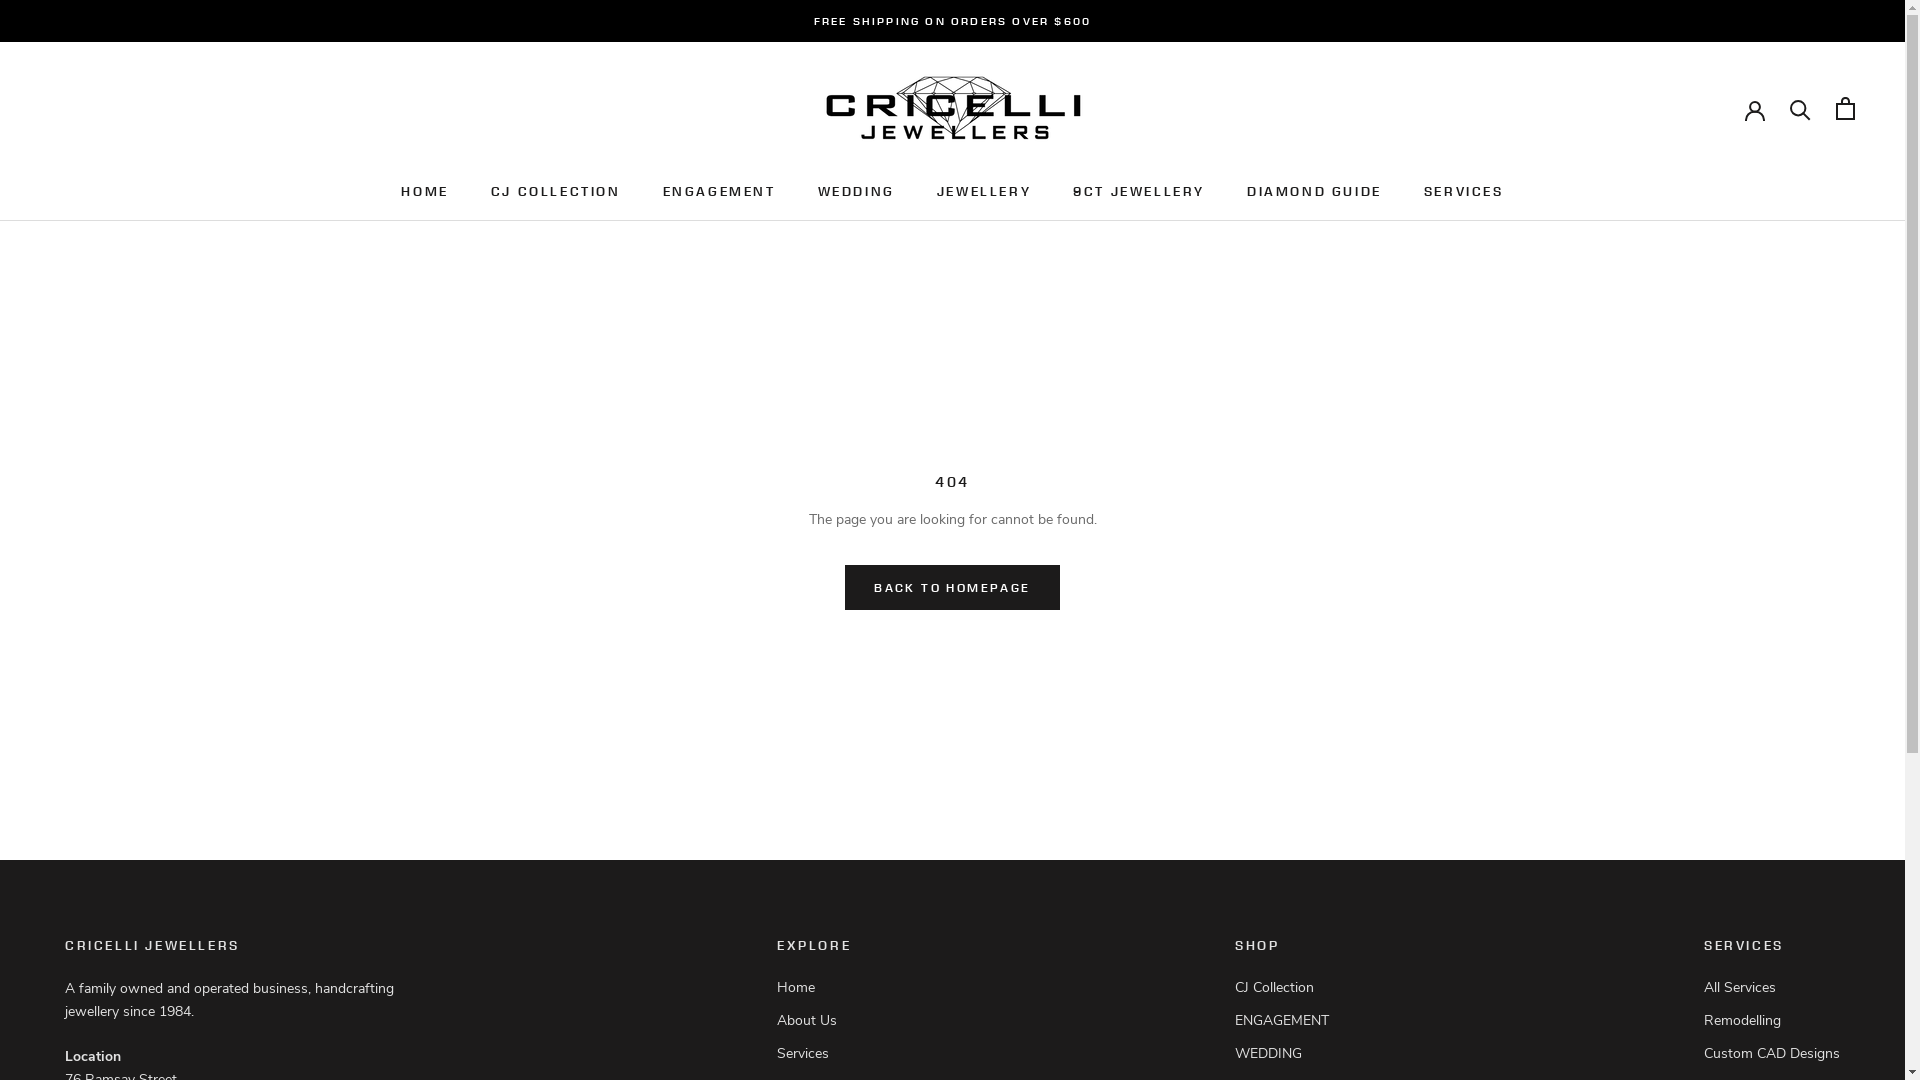 The image size is (1920, 1080). Describe the element at coordinates (400, 191) in the screenshot. I see `'HOME` at that location.